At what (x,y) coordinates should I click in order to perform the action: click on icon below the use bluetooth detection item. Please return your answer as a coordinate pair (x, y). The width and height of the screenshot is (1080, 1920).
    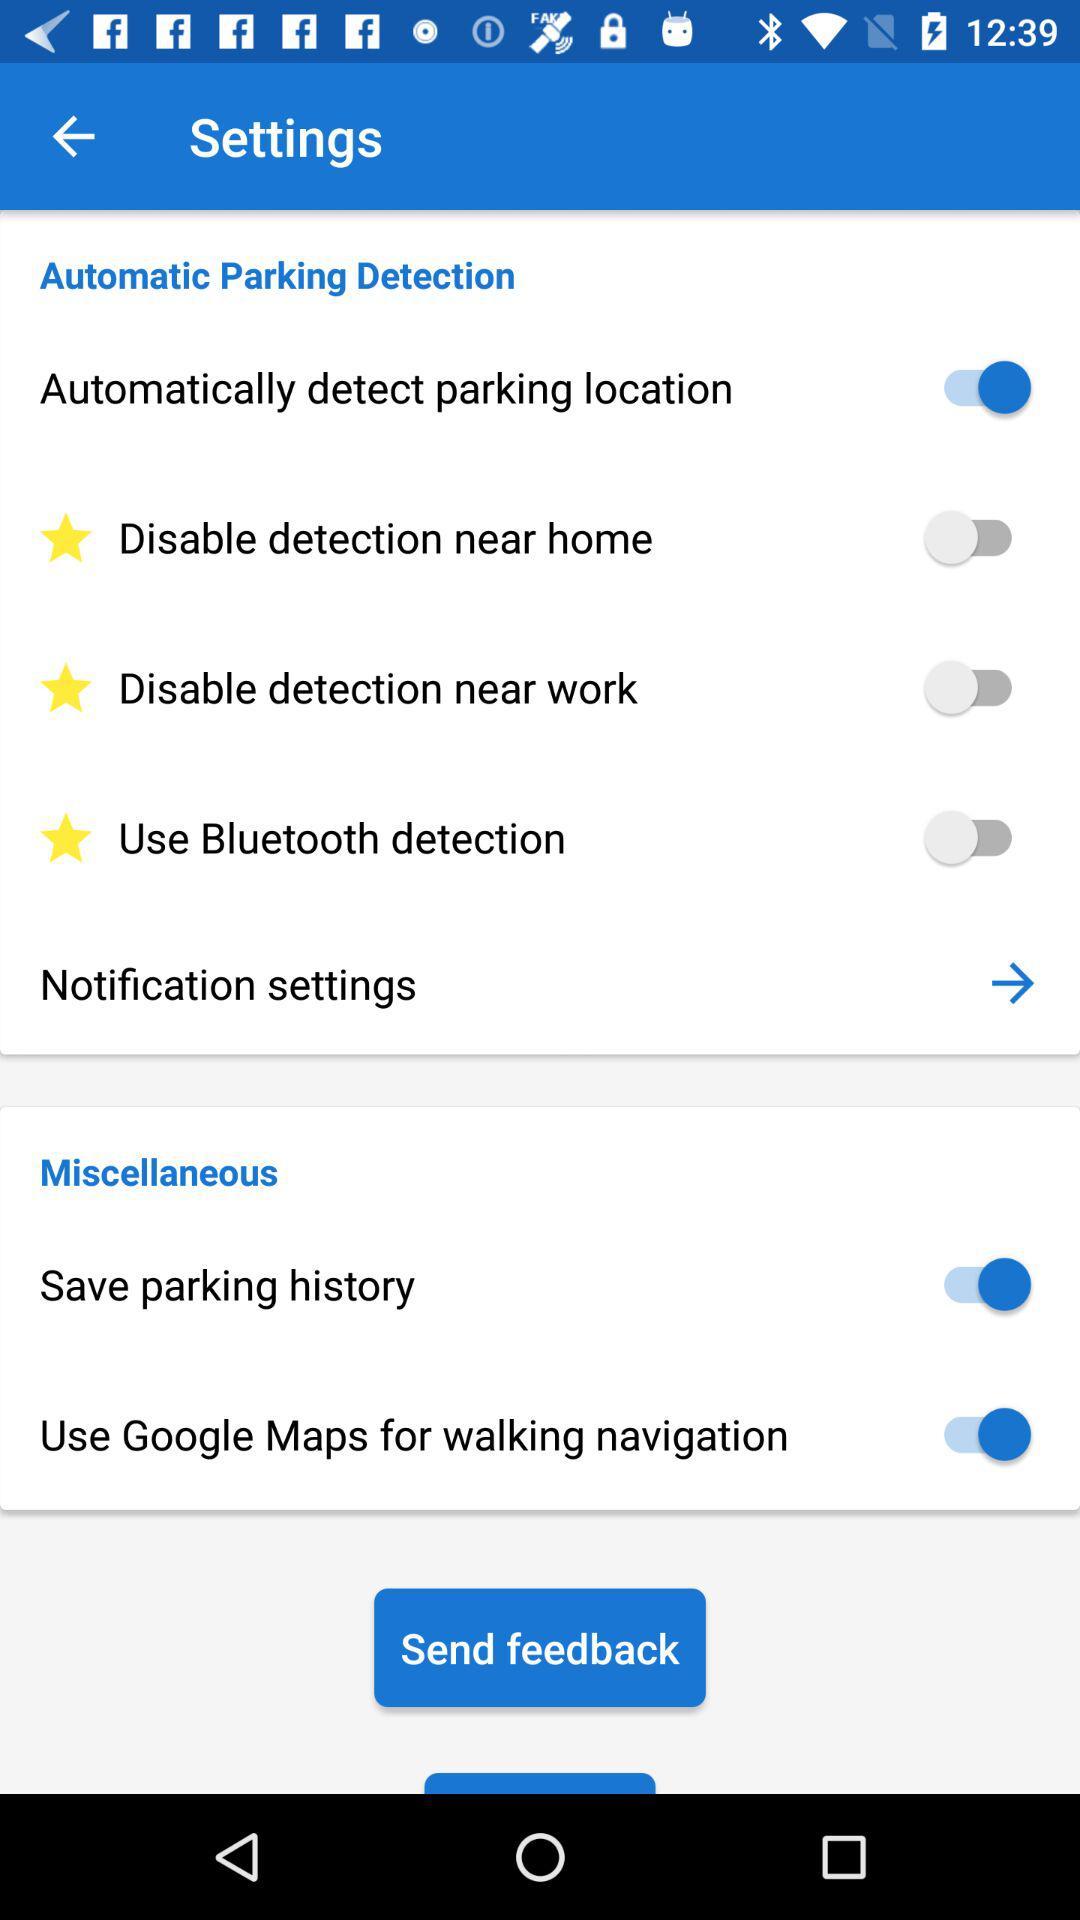
    Looking at the image, I should click on (1012, 983).